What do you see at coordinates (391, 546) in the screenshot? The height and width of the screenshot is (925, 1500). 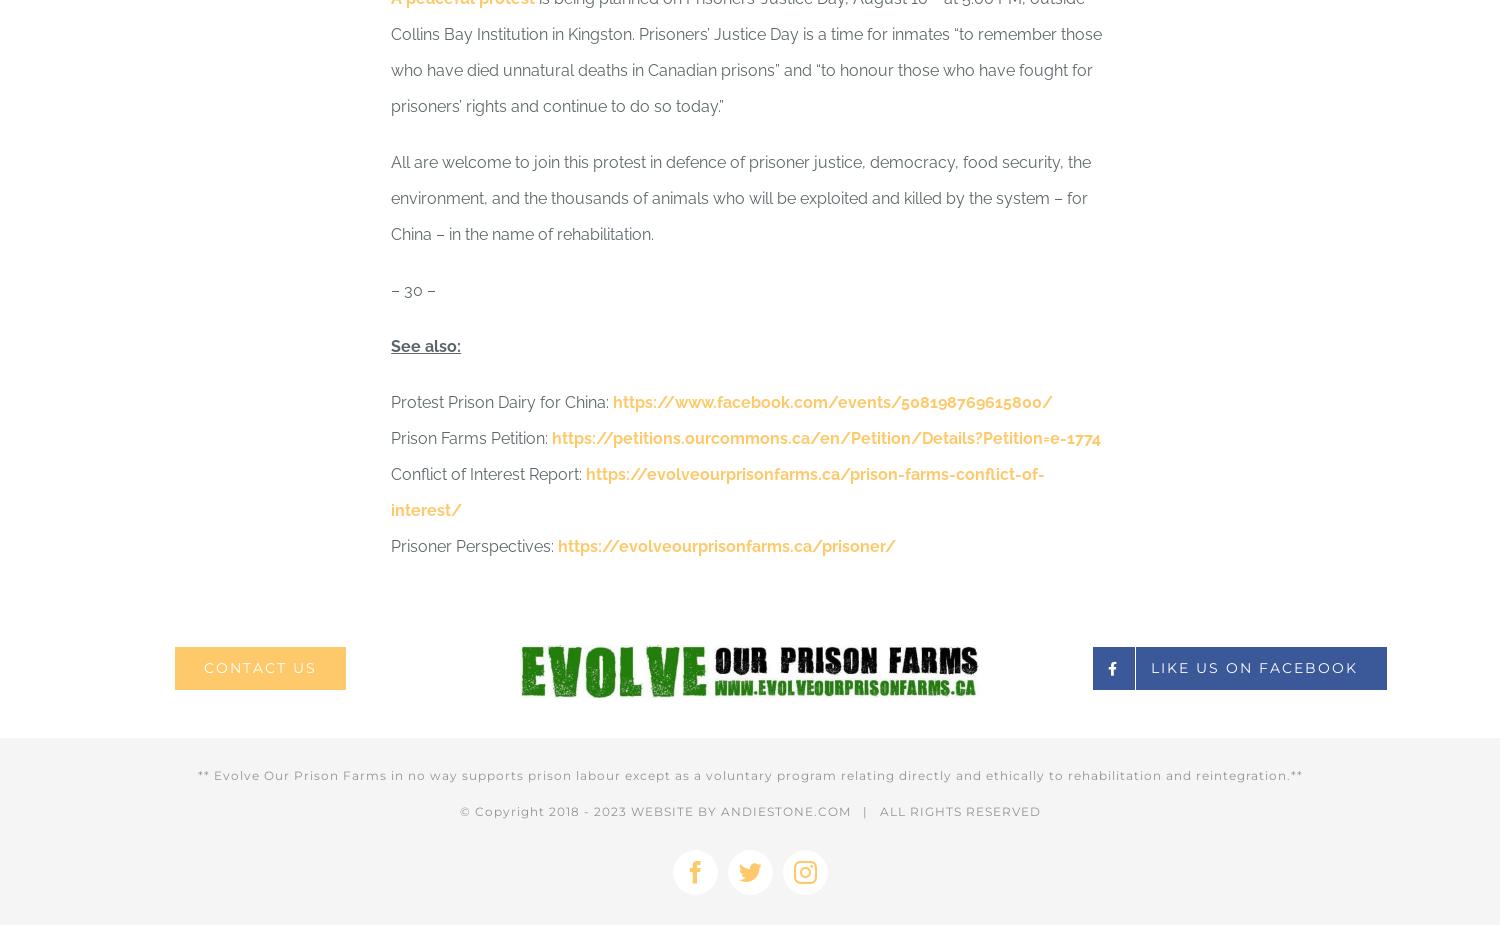 I see `'Prisoner Perspectives:'` at bounding box center [391, 546].